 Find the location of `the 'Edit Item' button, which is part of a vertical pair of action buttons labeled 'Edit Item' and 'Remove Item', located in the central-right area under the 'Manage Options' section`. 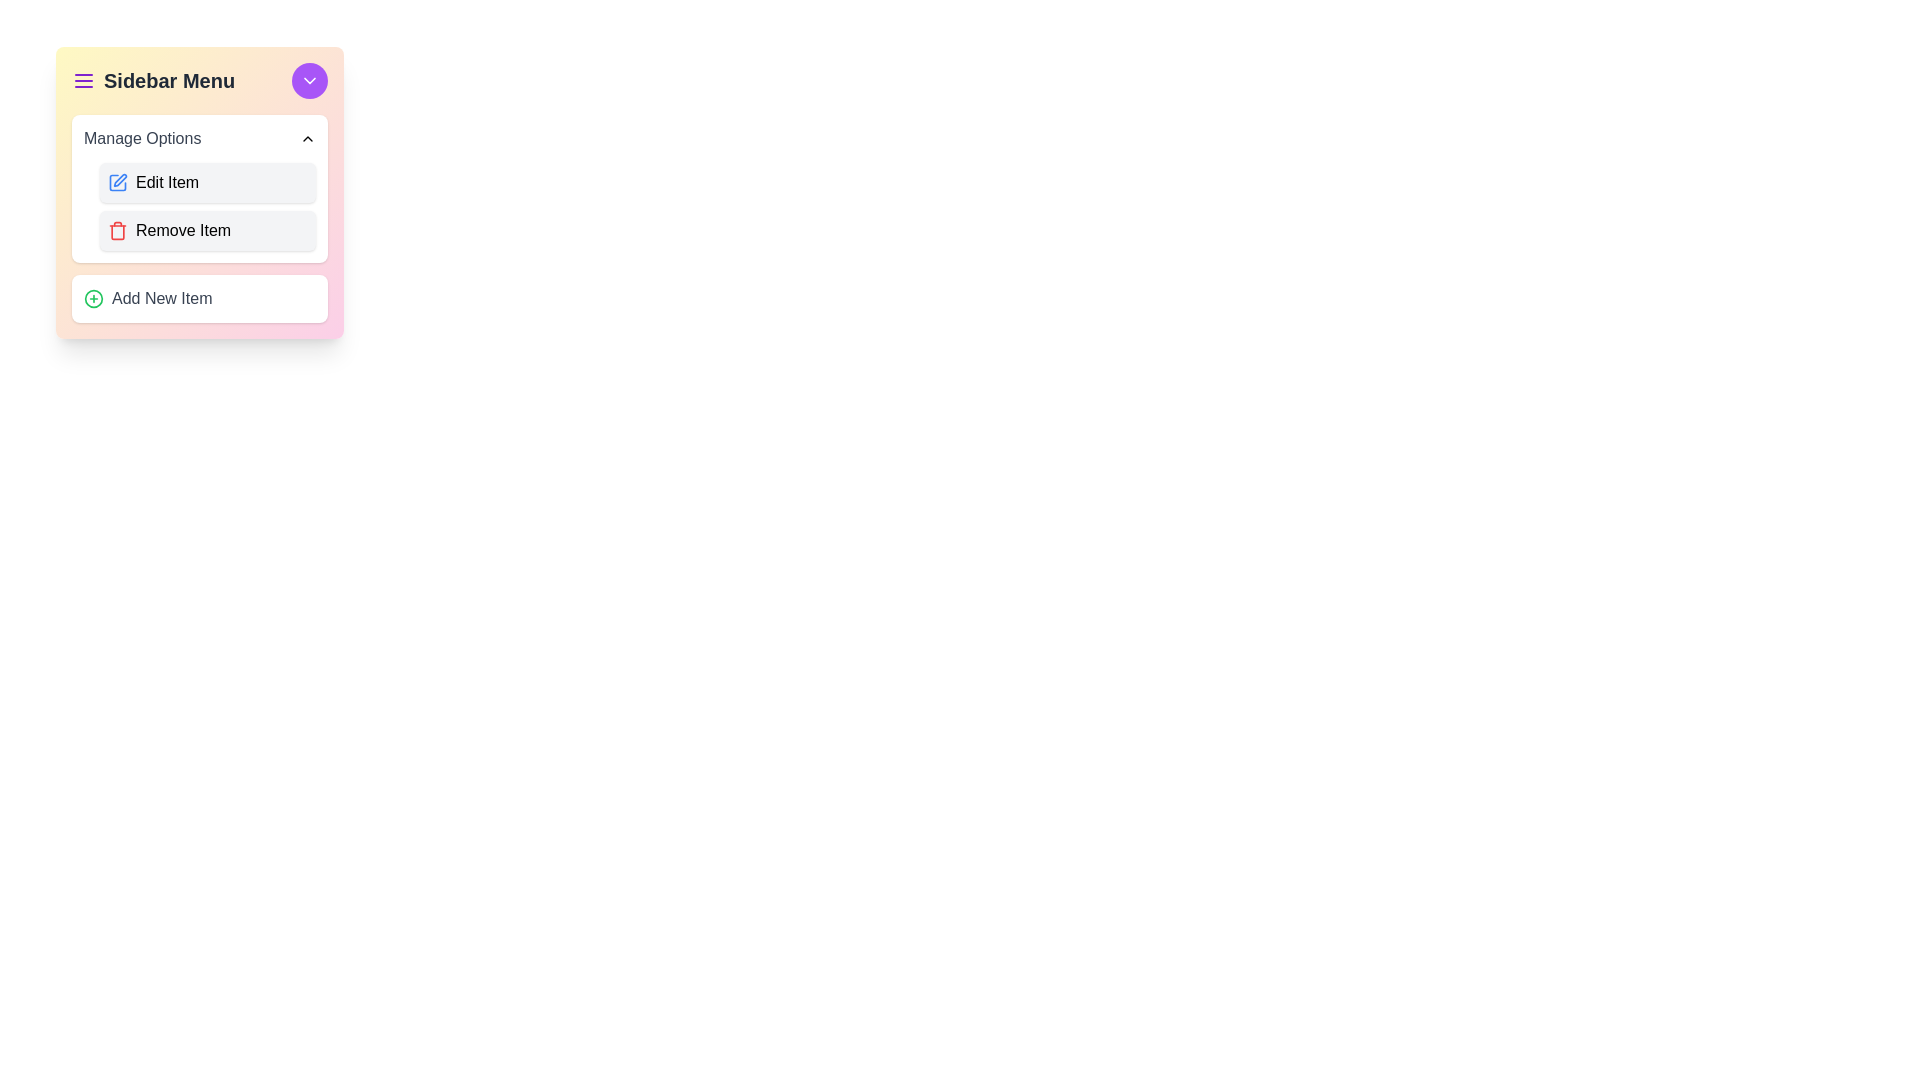

the 'Edit Item' button, which is part of a vertical pair of action buttons labeled 'Edit Item' and 'Remove Item', located in the central-right area under the 'Manage Options' section is located at coordinates (200, 207).